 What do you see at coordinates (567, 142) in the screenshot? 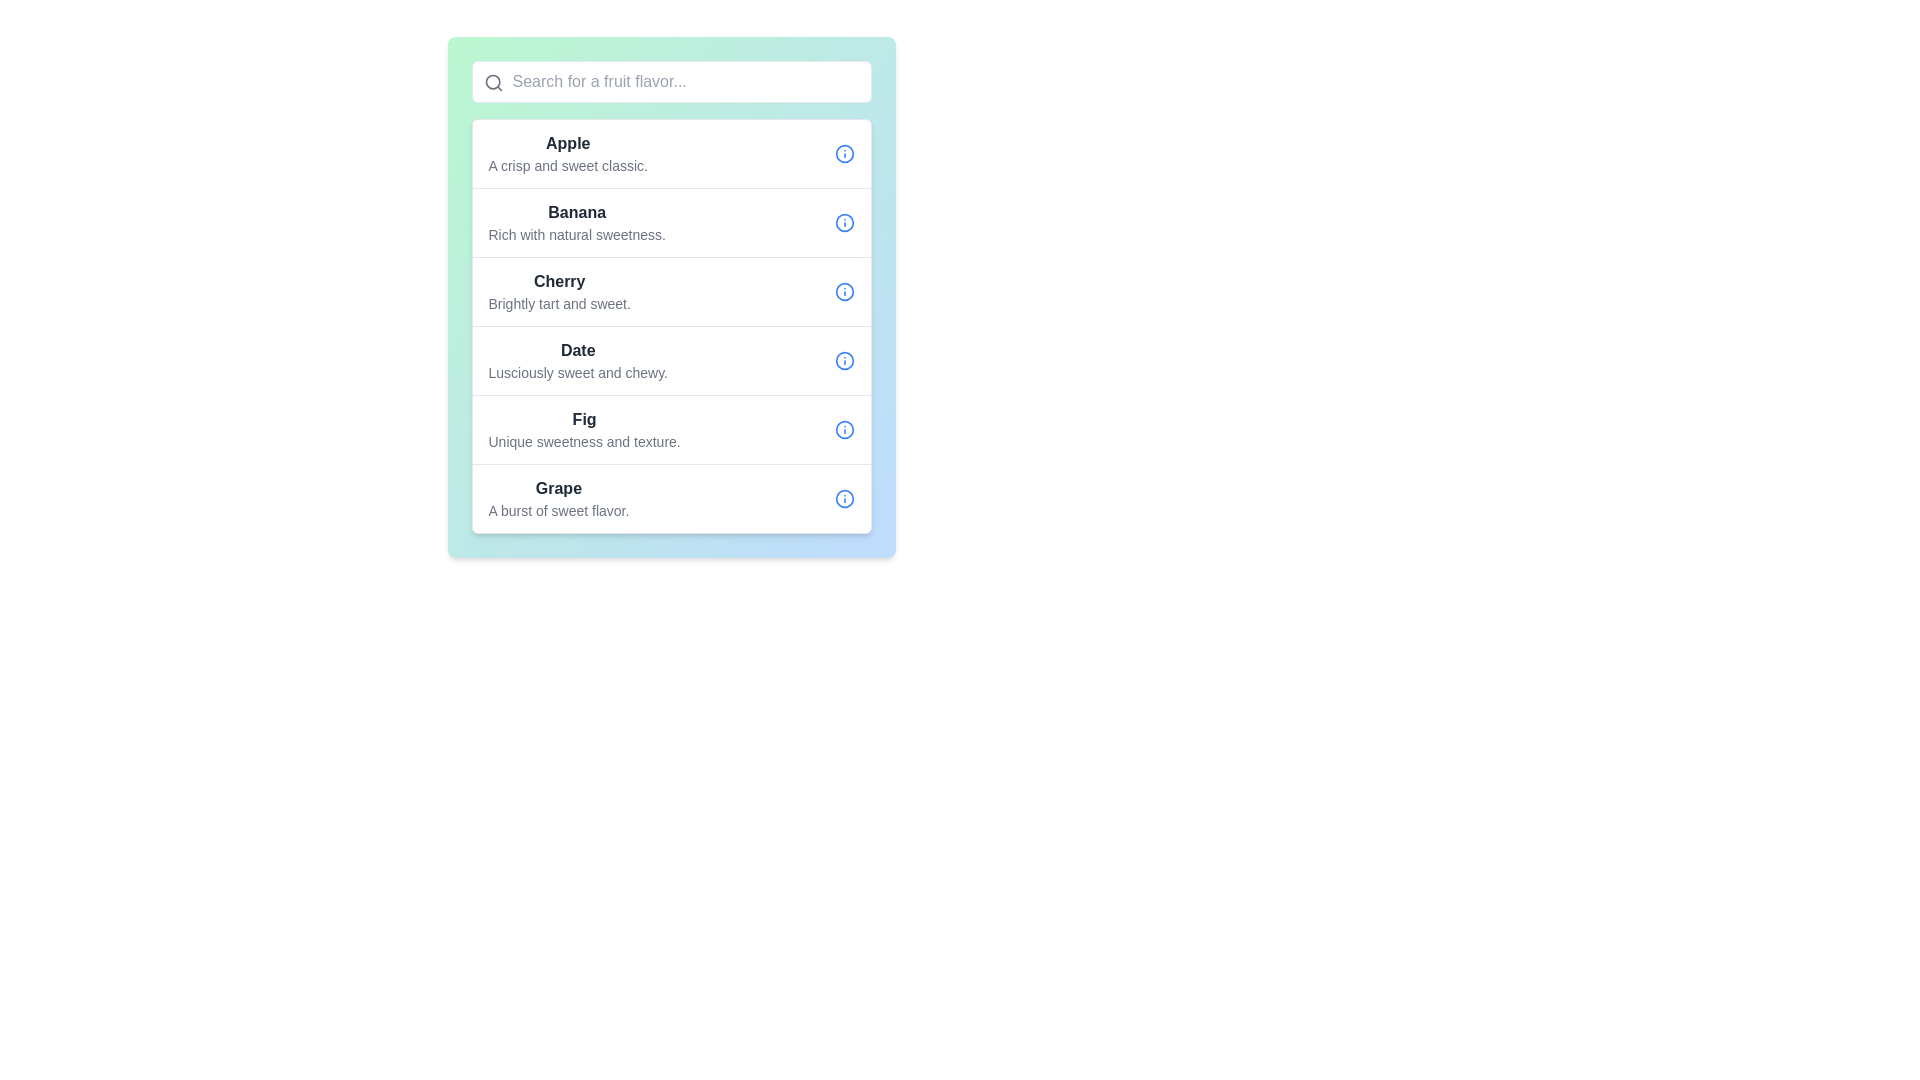
I see `the heading label that represents the name of a fruit, located above the descriptive text 'A crisp and sweet classic.'` at bounding box center [567, 142].